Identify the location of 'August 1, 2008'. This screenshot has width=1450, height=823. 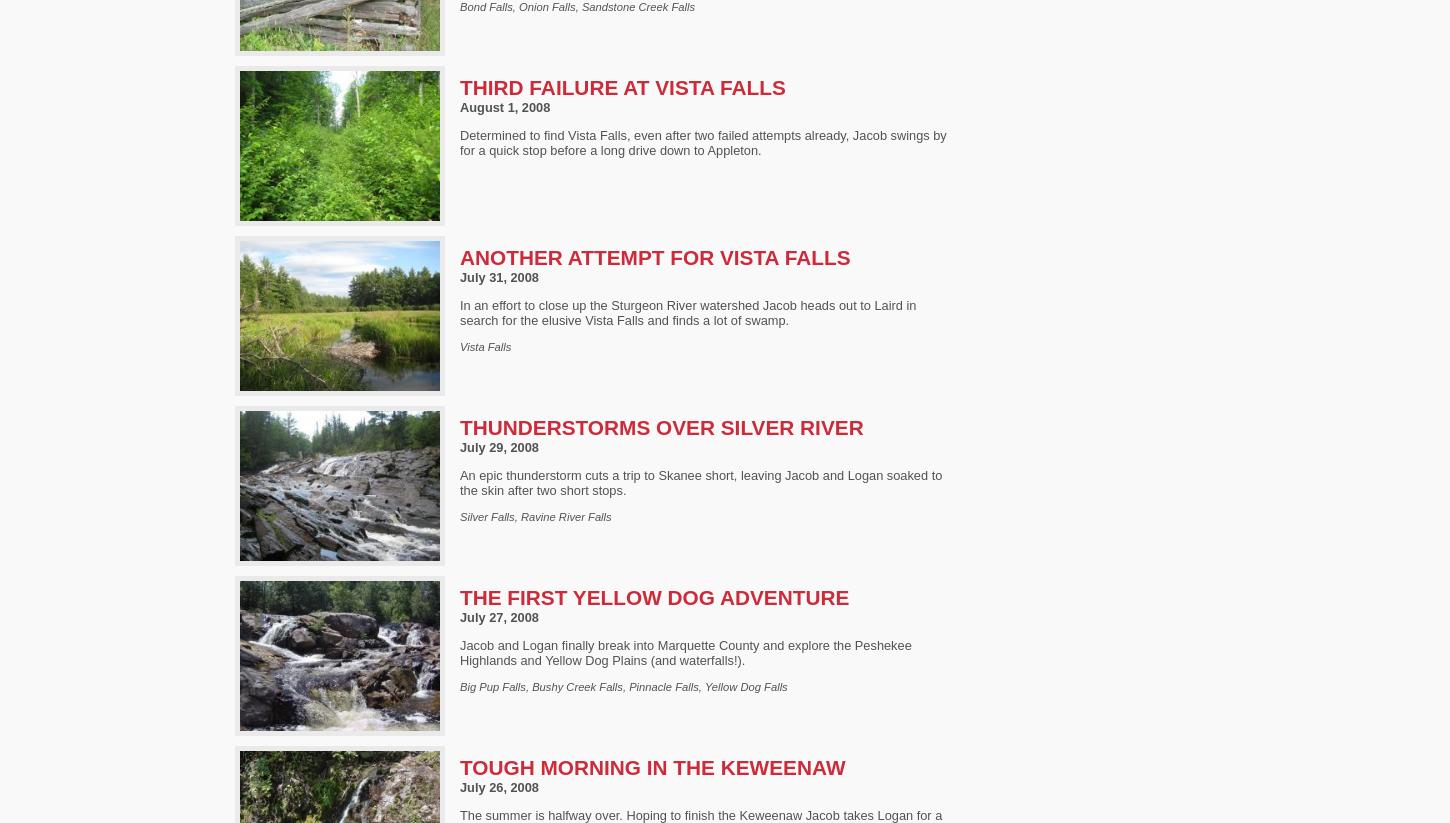
(505, 106).